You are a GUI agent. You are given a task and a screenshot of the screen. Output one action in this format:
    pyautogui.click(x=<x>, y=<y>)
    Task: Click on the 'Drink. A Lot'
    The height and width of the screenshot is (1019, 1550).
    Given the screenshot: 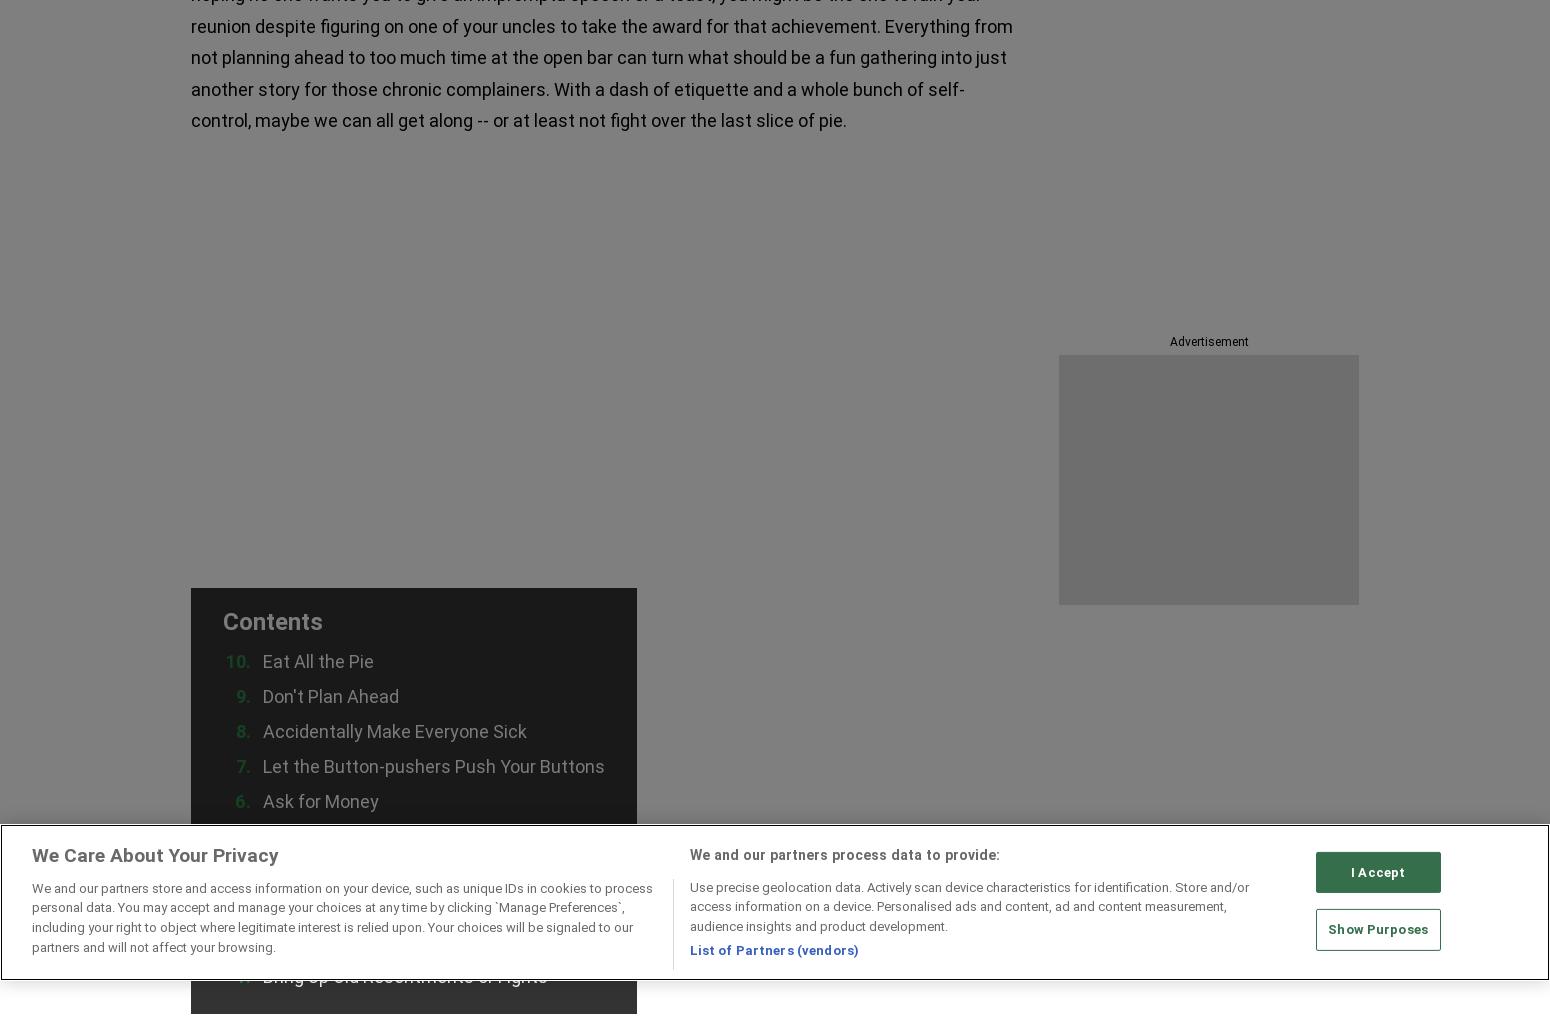 What is the action you would take?
    pyautogui.click(x=307, y=869)
    